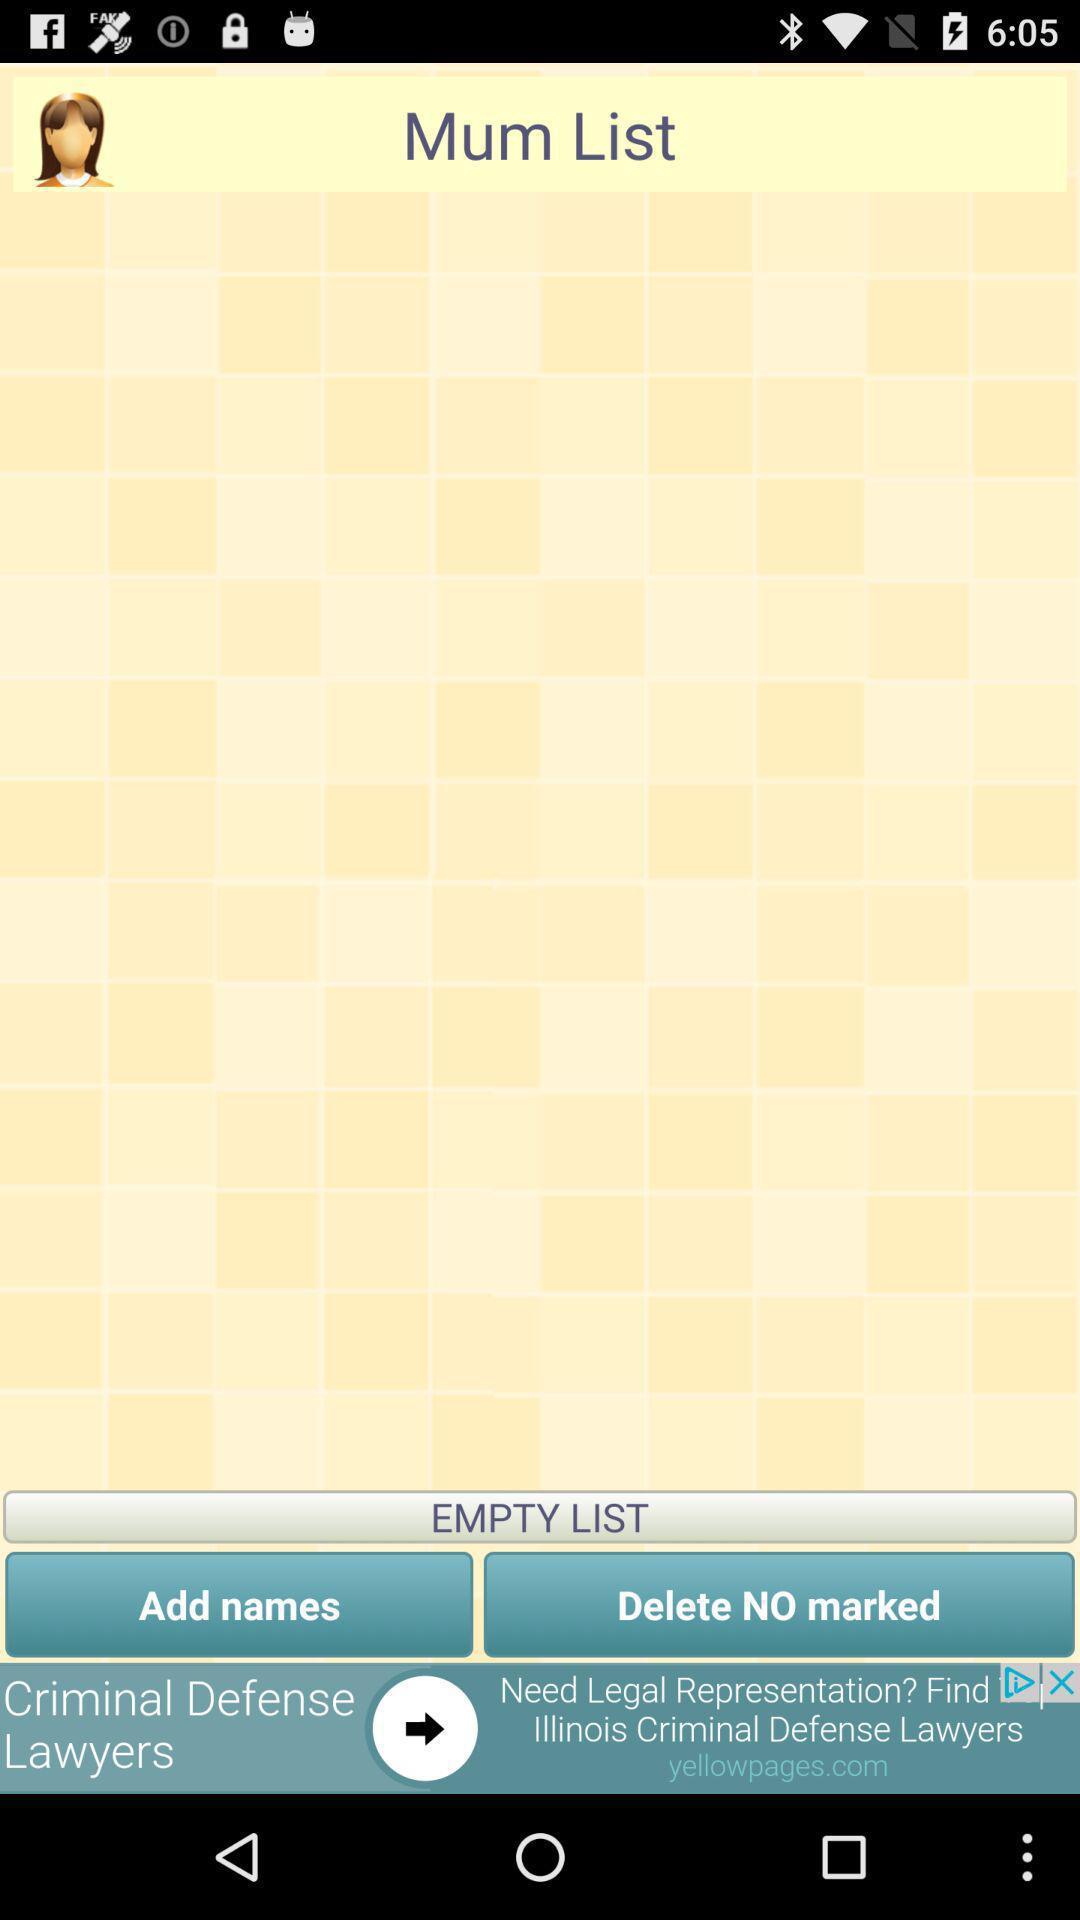  Describe the element at coordinates (540, 1727) in the screenshot. I see `open an advertisements` at that location.